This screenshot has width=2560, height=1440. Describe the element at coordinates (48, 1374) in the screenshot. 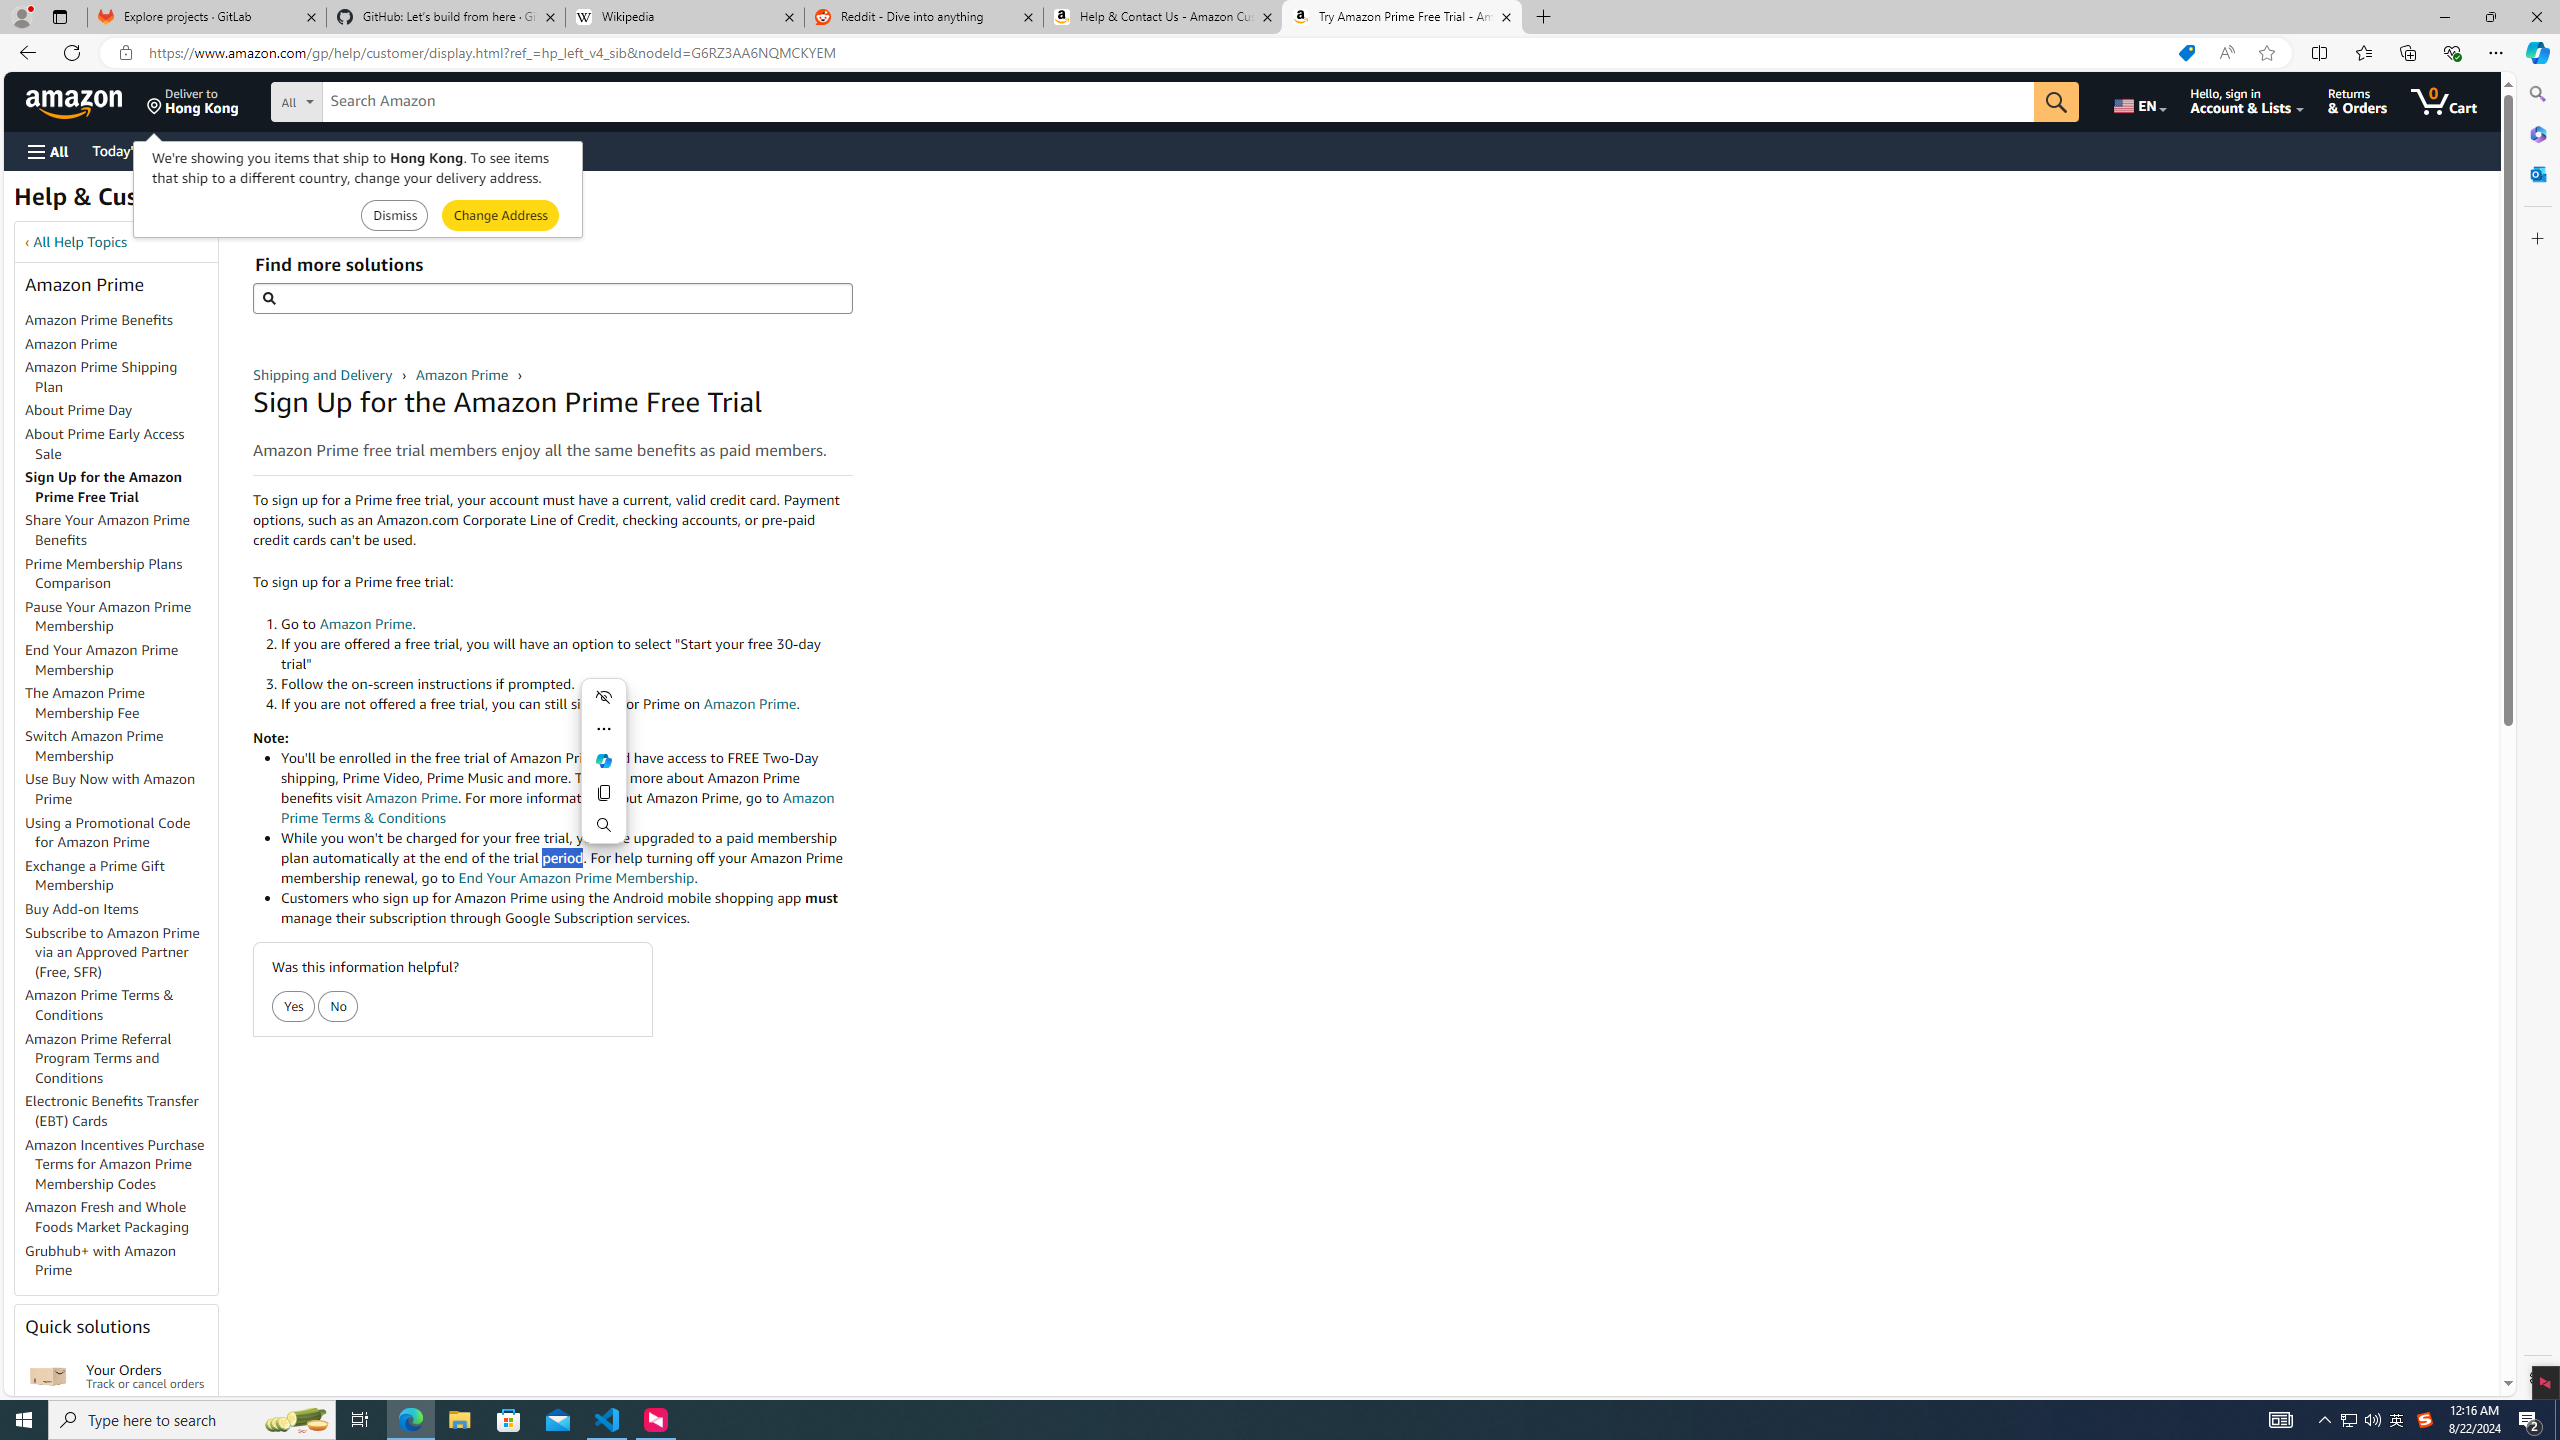

I see `'Your Orders'` at that location.